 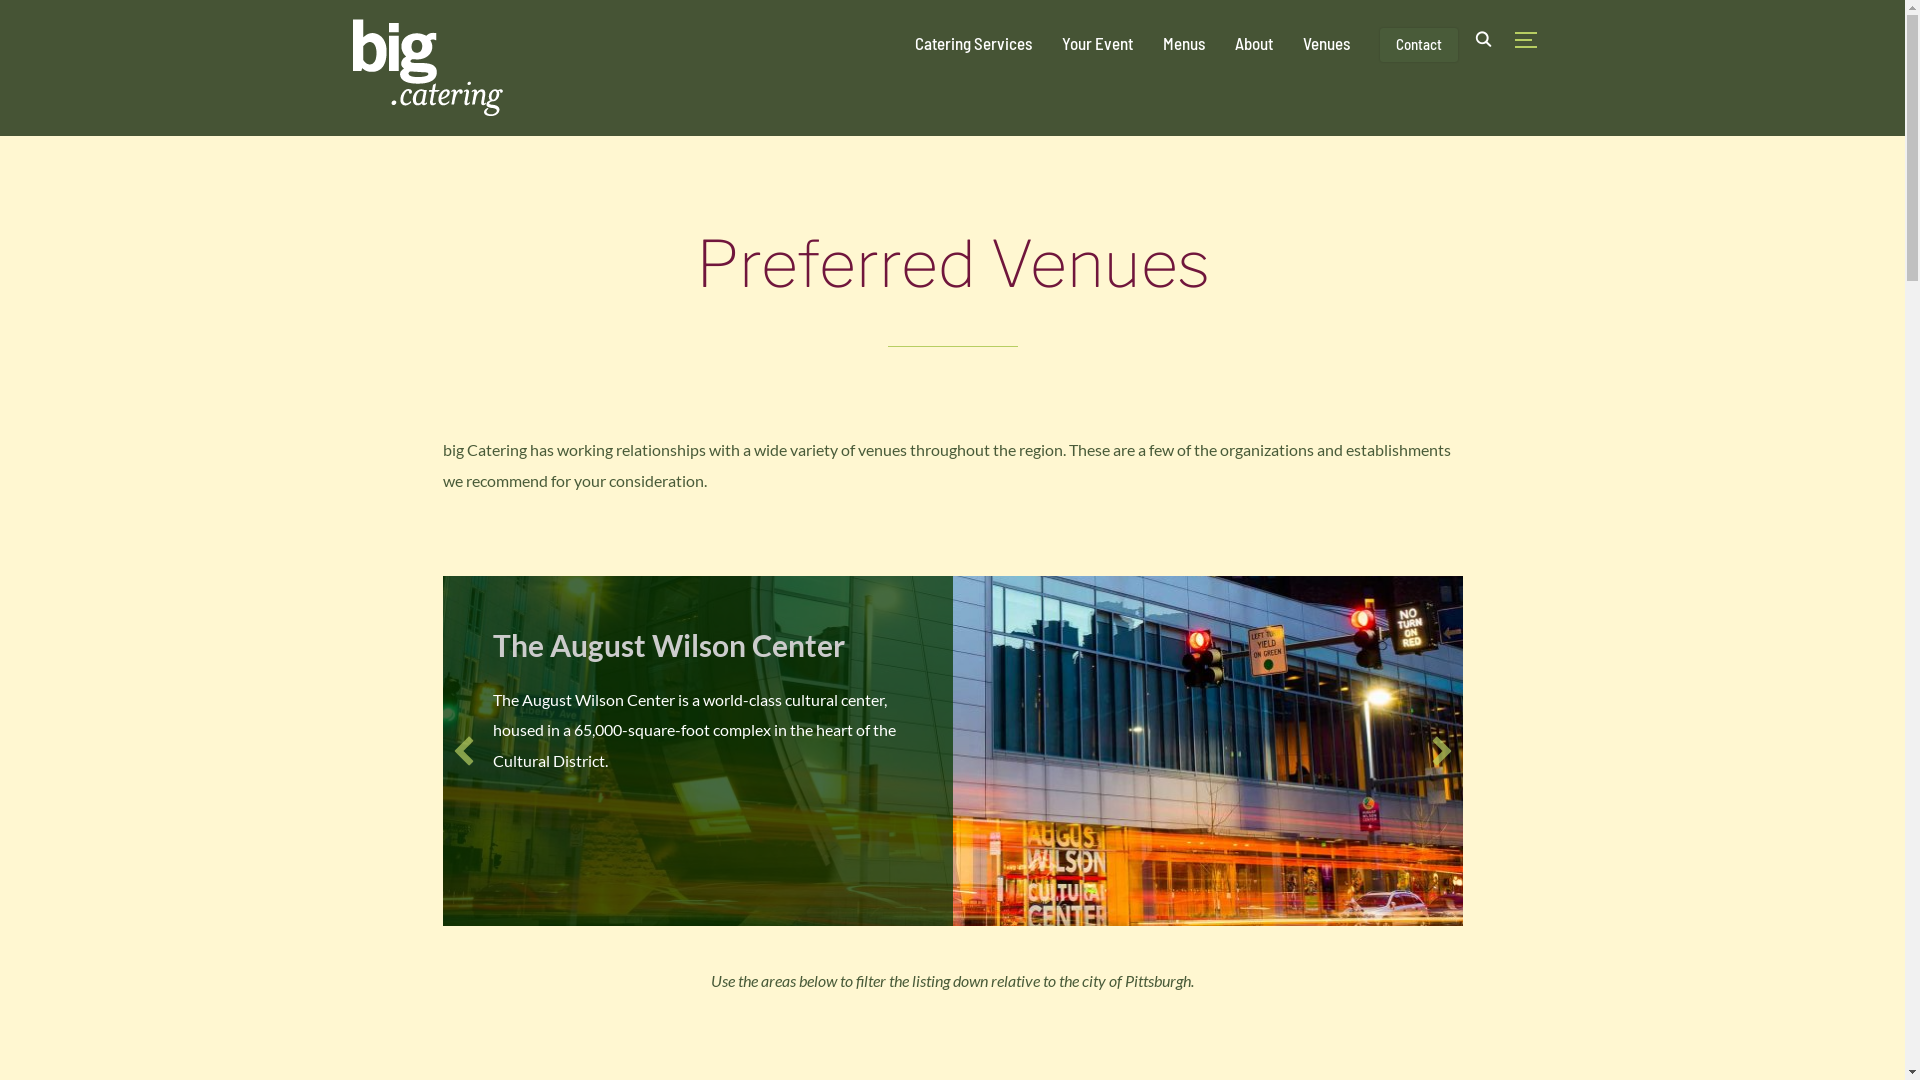 I want to click on 'Contact', so click(x=1379, y=45).